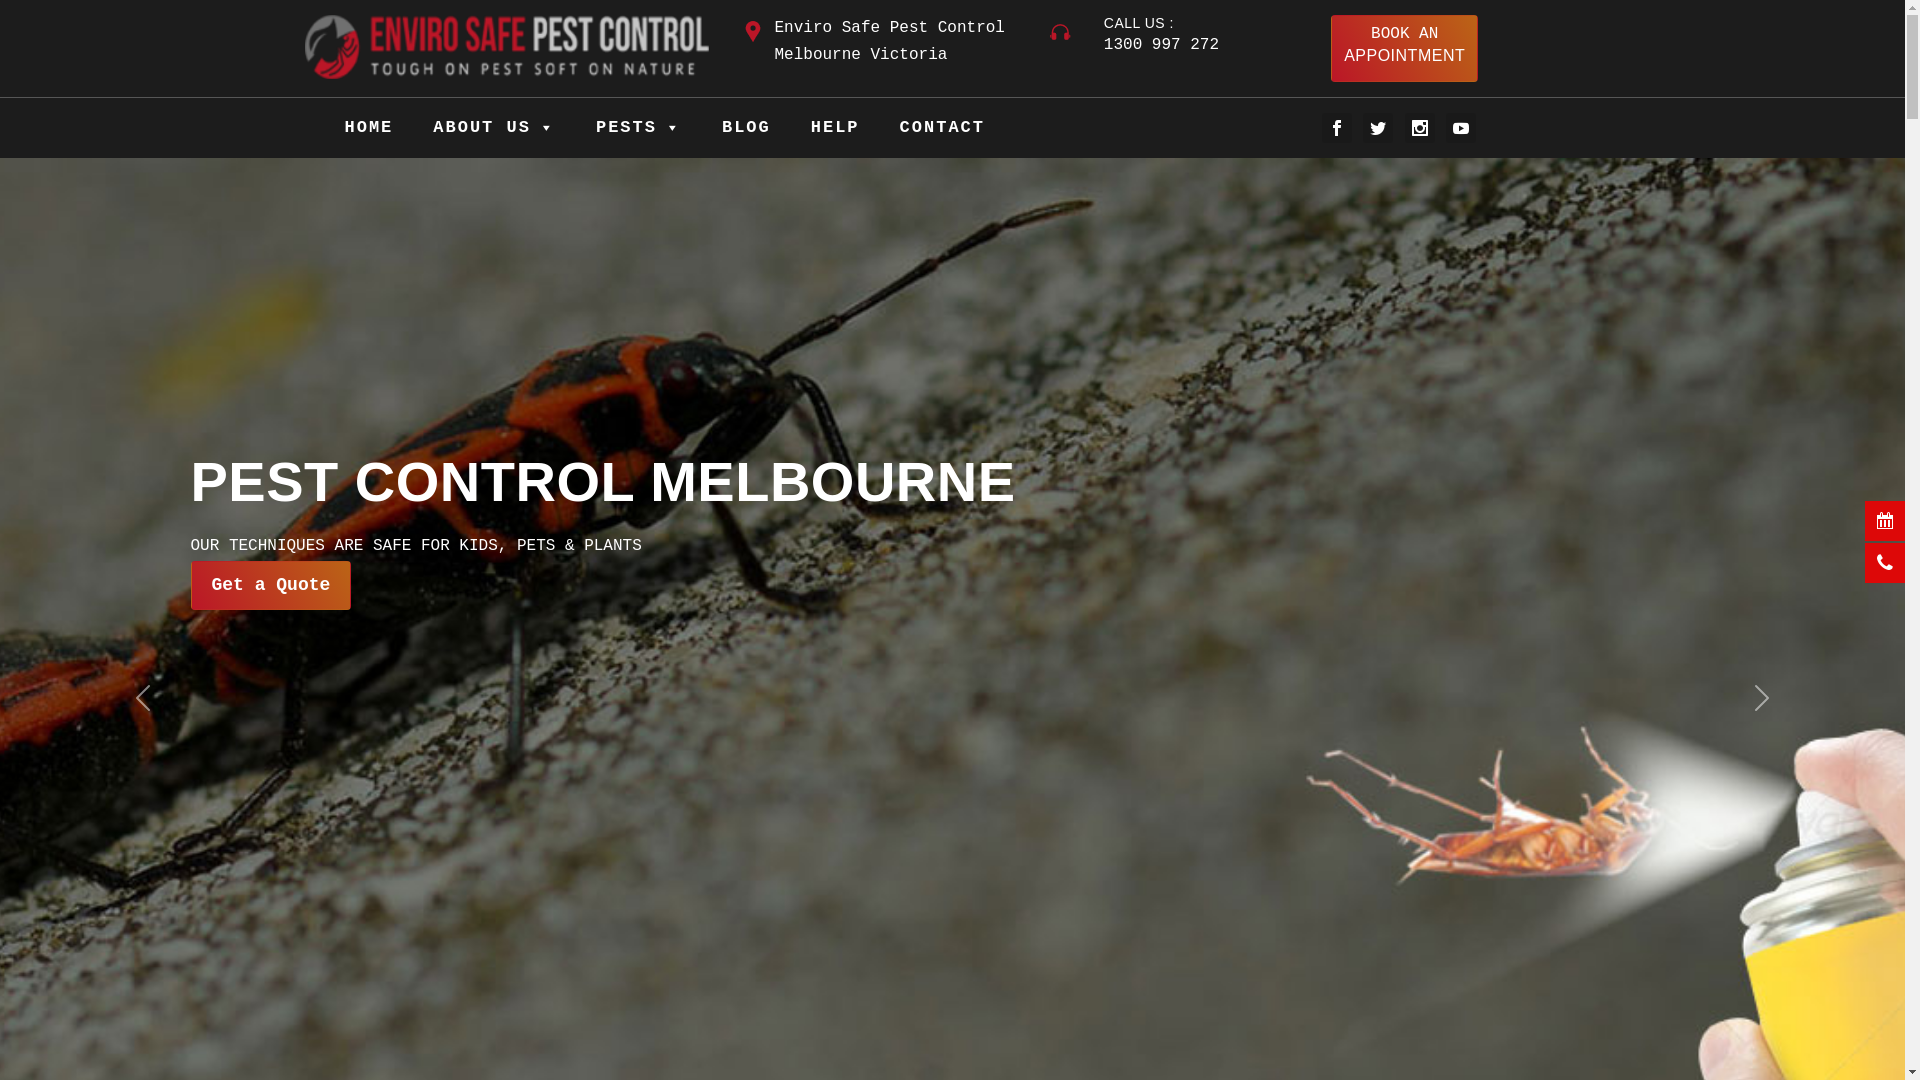 The image size is (1920, 1080). What do you see at coordinates (575, 127) in the screenshot?
I see `'PESTS'` at bounding box center [575, 127].